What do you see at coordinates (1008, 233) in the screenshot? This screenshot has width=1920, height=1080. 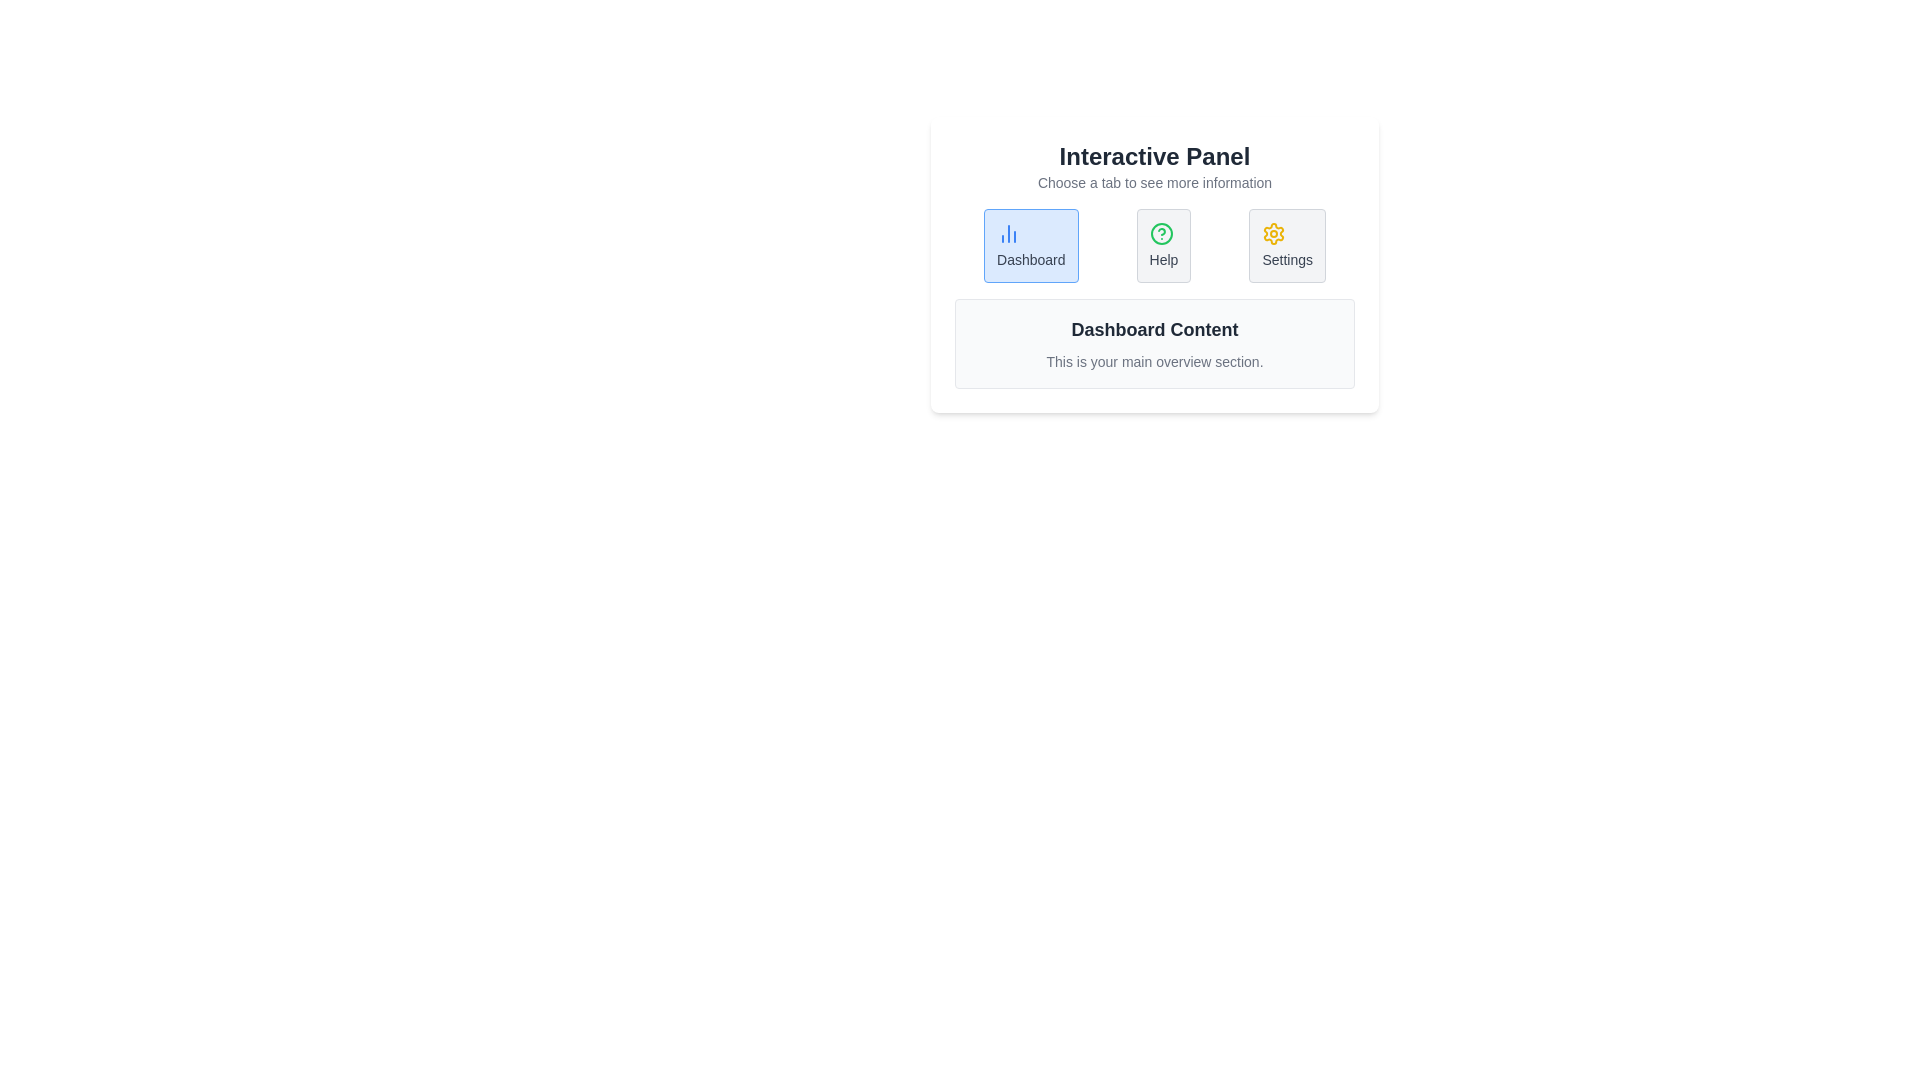 I see `the 'Dashboard' button by moving the cursor to the center of the chart icon` at bounding box center [1008, 233].